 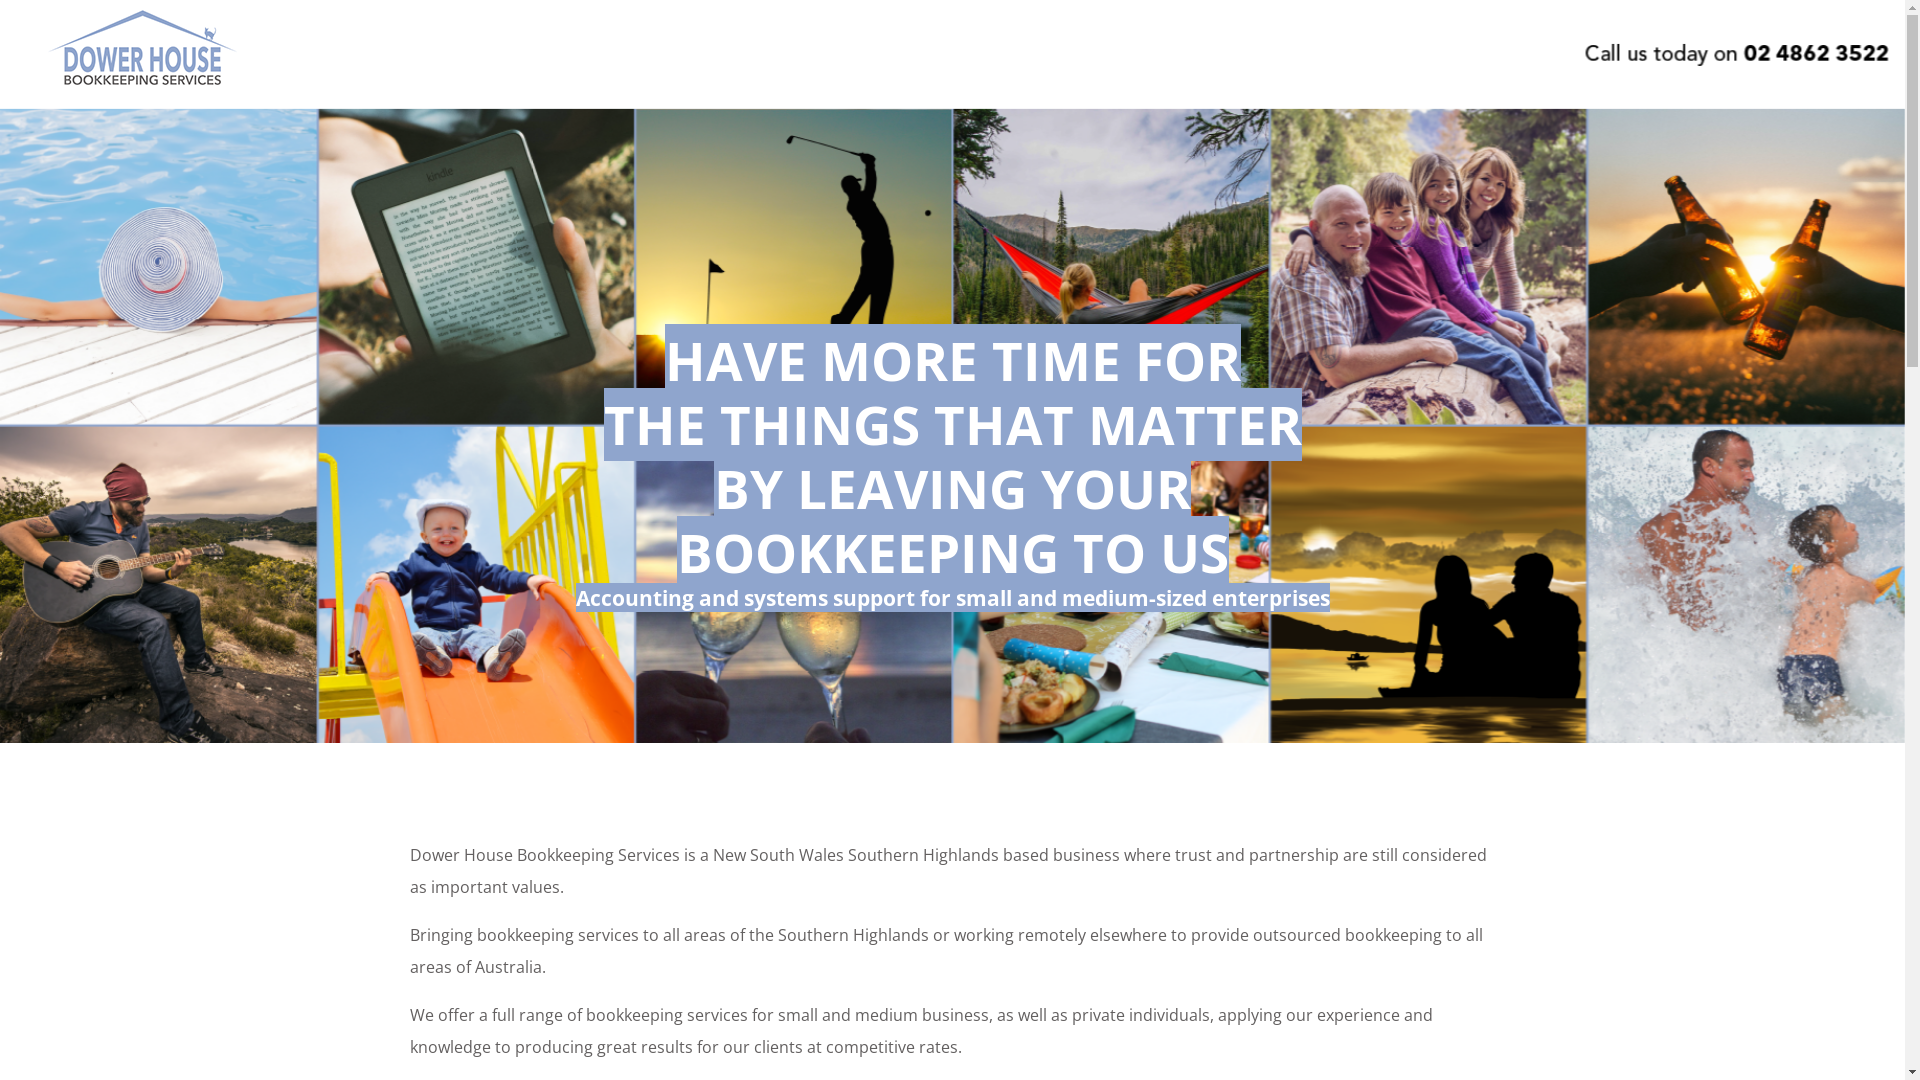 I want to click on 'Dower House Bookkeeping Services', so click(x=141, y=87).